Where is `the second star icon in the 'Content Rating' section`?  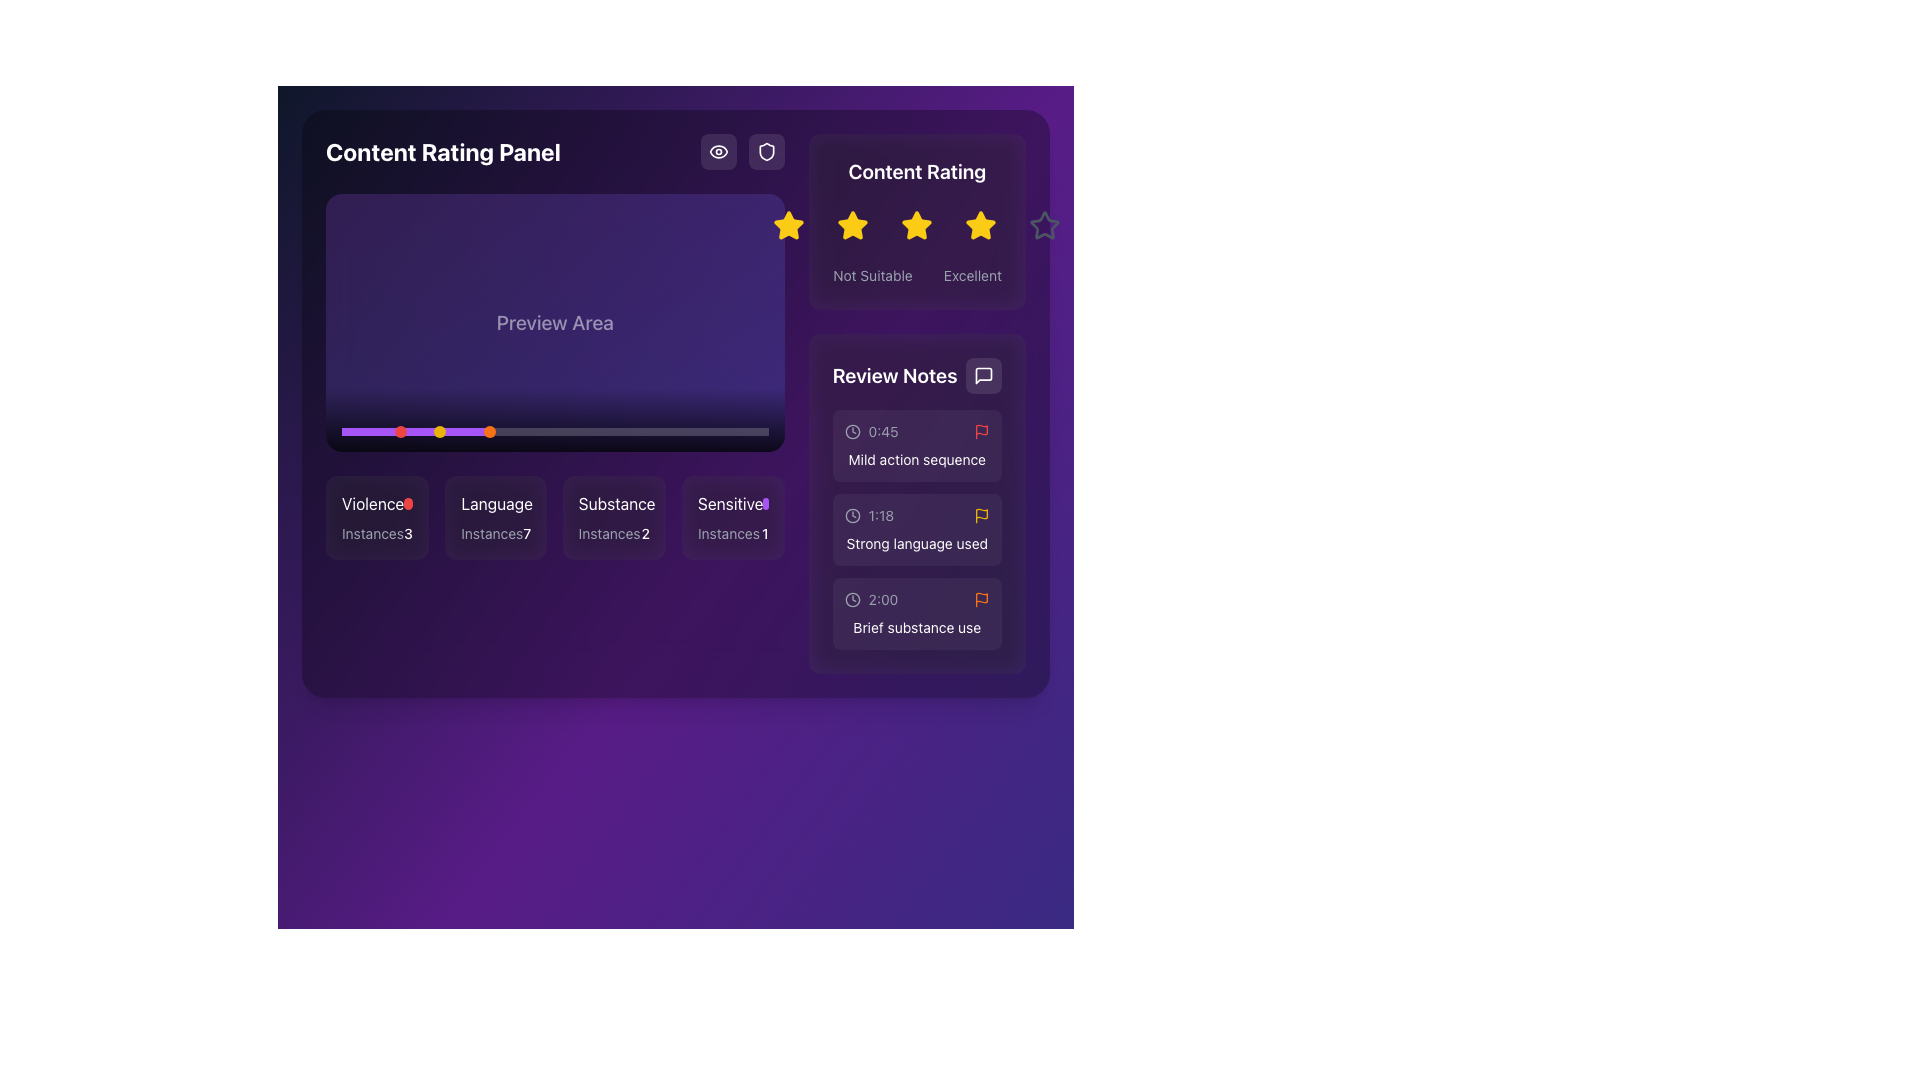
the second star icon in the 'Content Rating' section is located at coordinates (853, 225).